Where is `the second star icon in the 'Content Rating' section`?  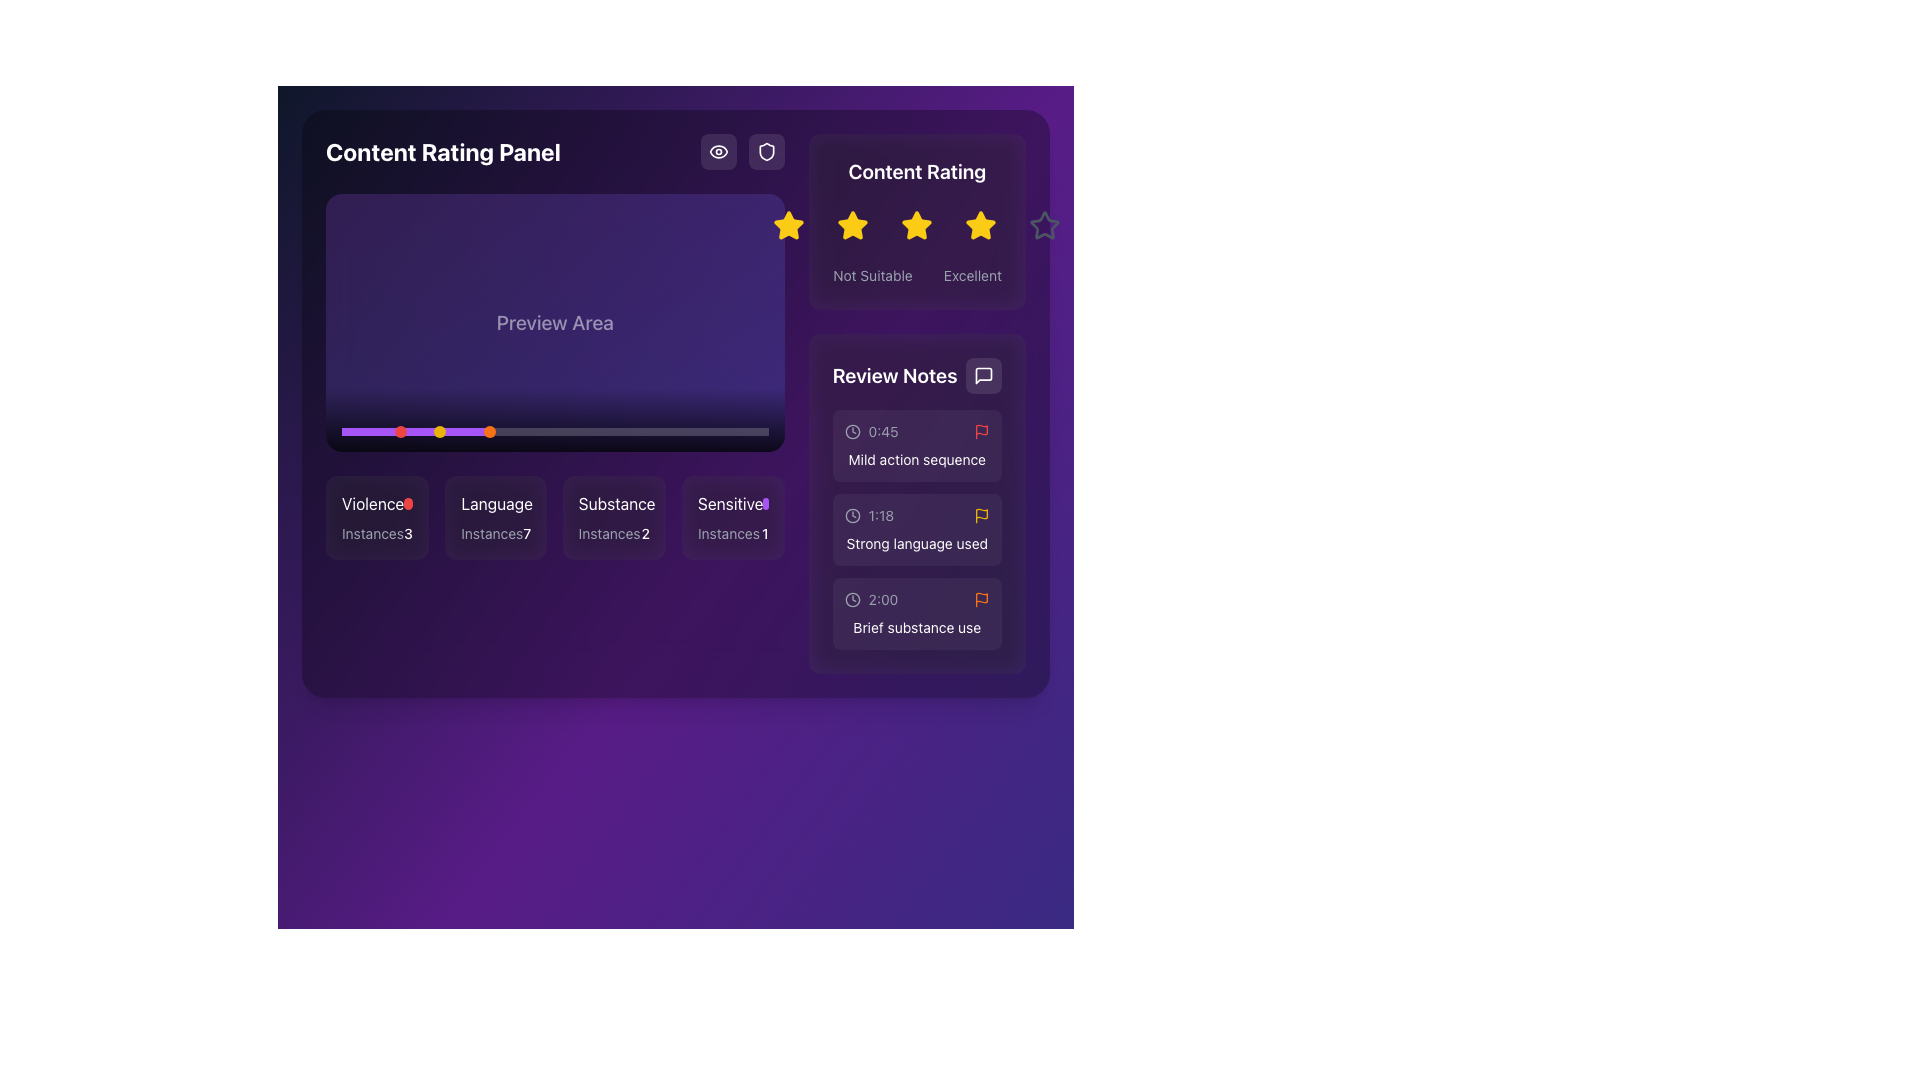
the second star icon in the 'Content Rating' section is located at coordinates (853, 225).